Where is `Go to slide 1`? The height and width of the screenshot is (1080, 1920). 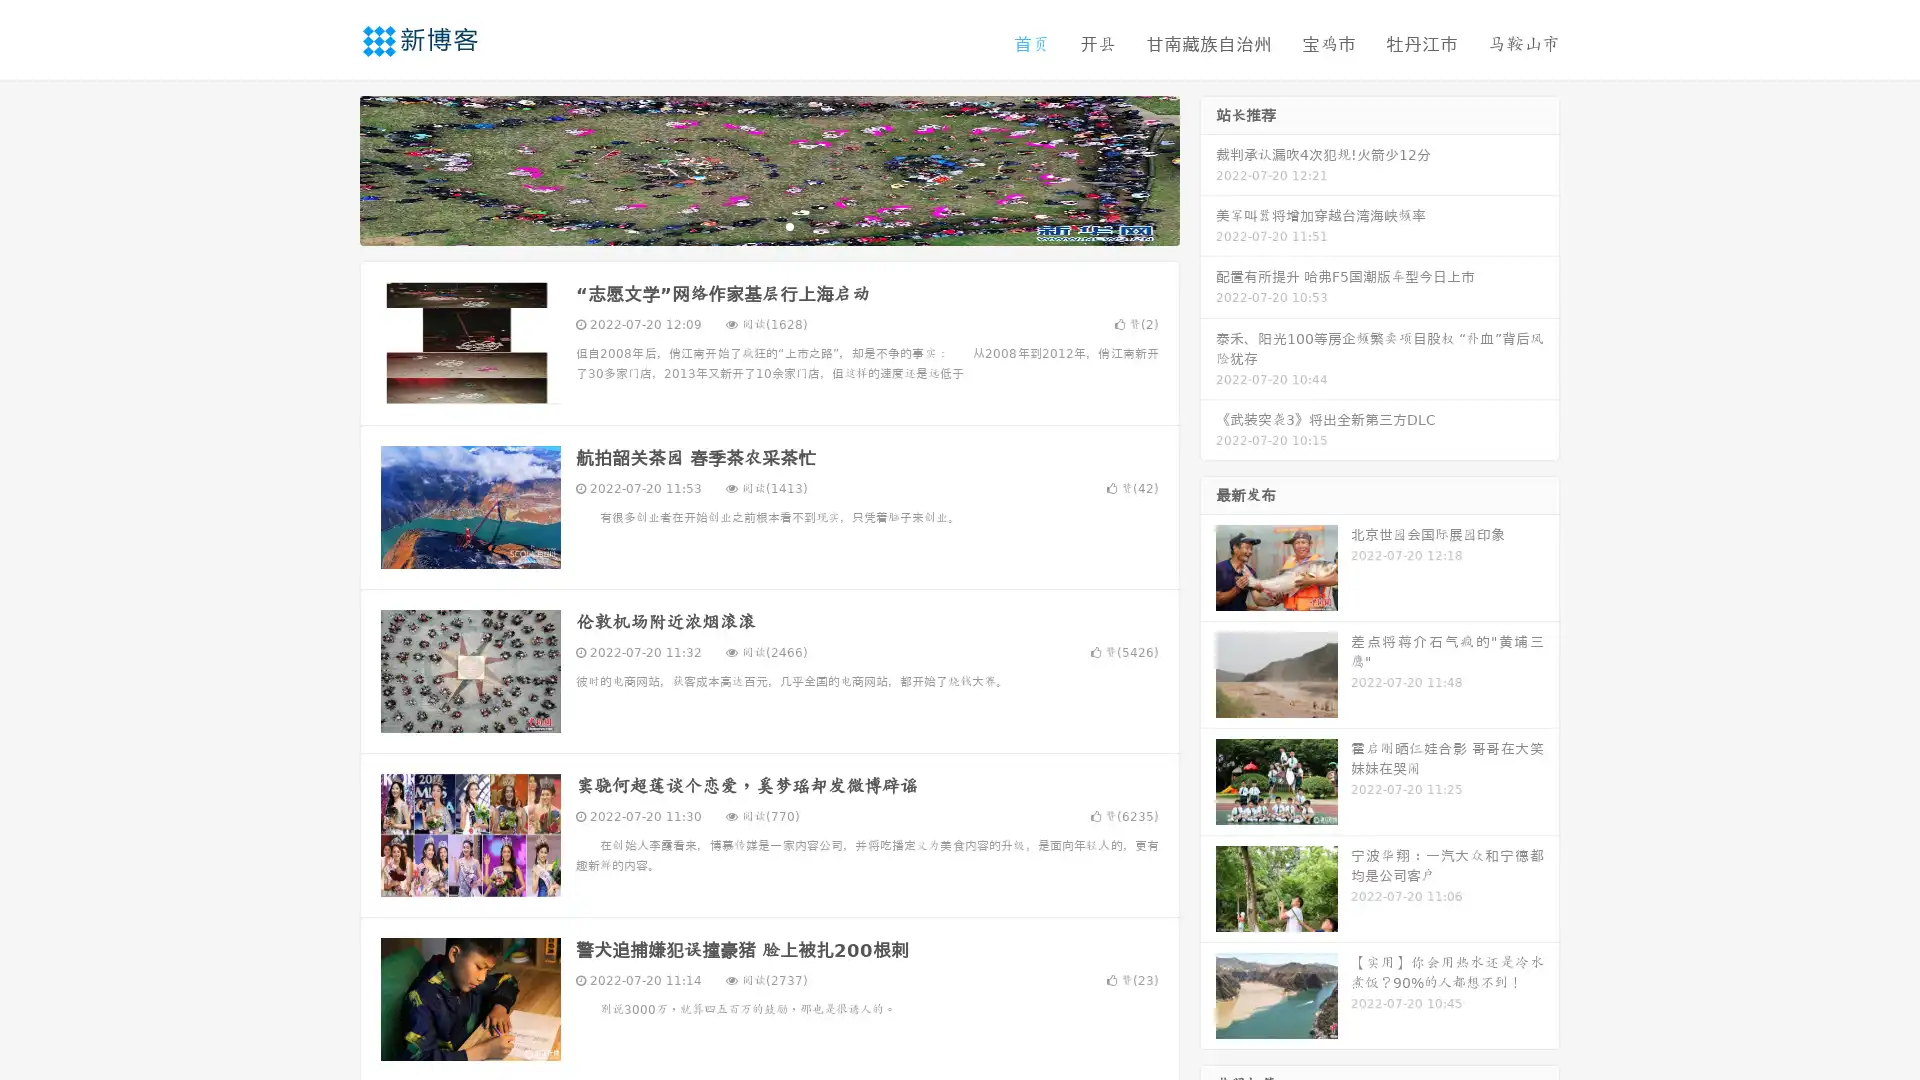
Go to slide 1 is located at coordinates (748, 225).